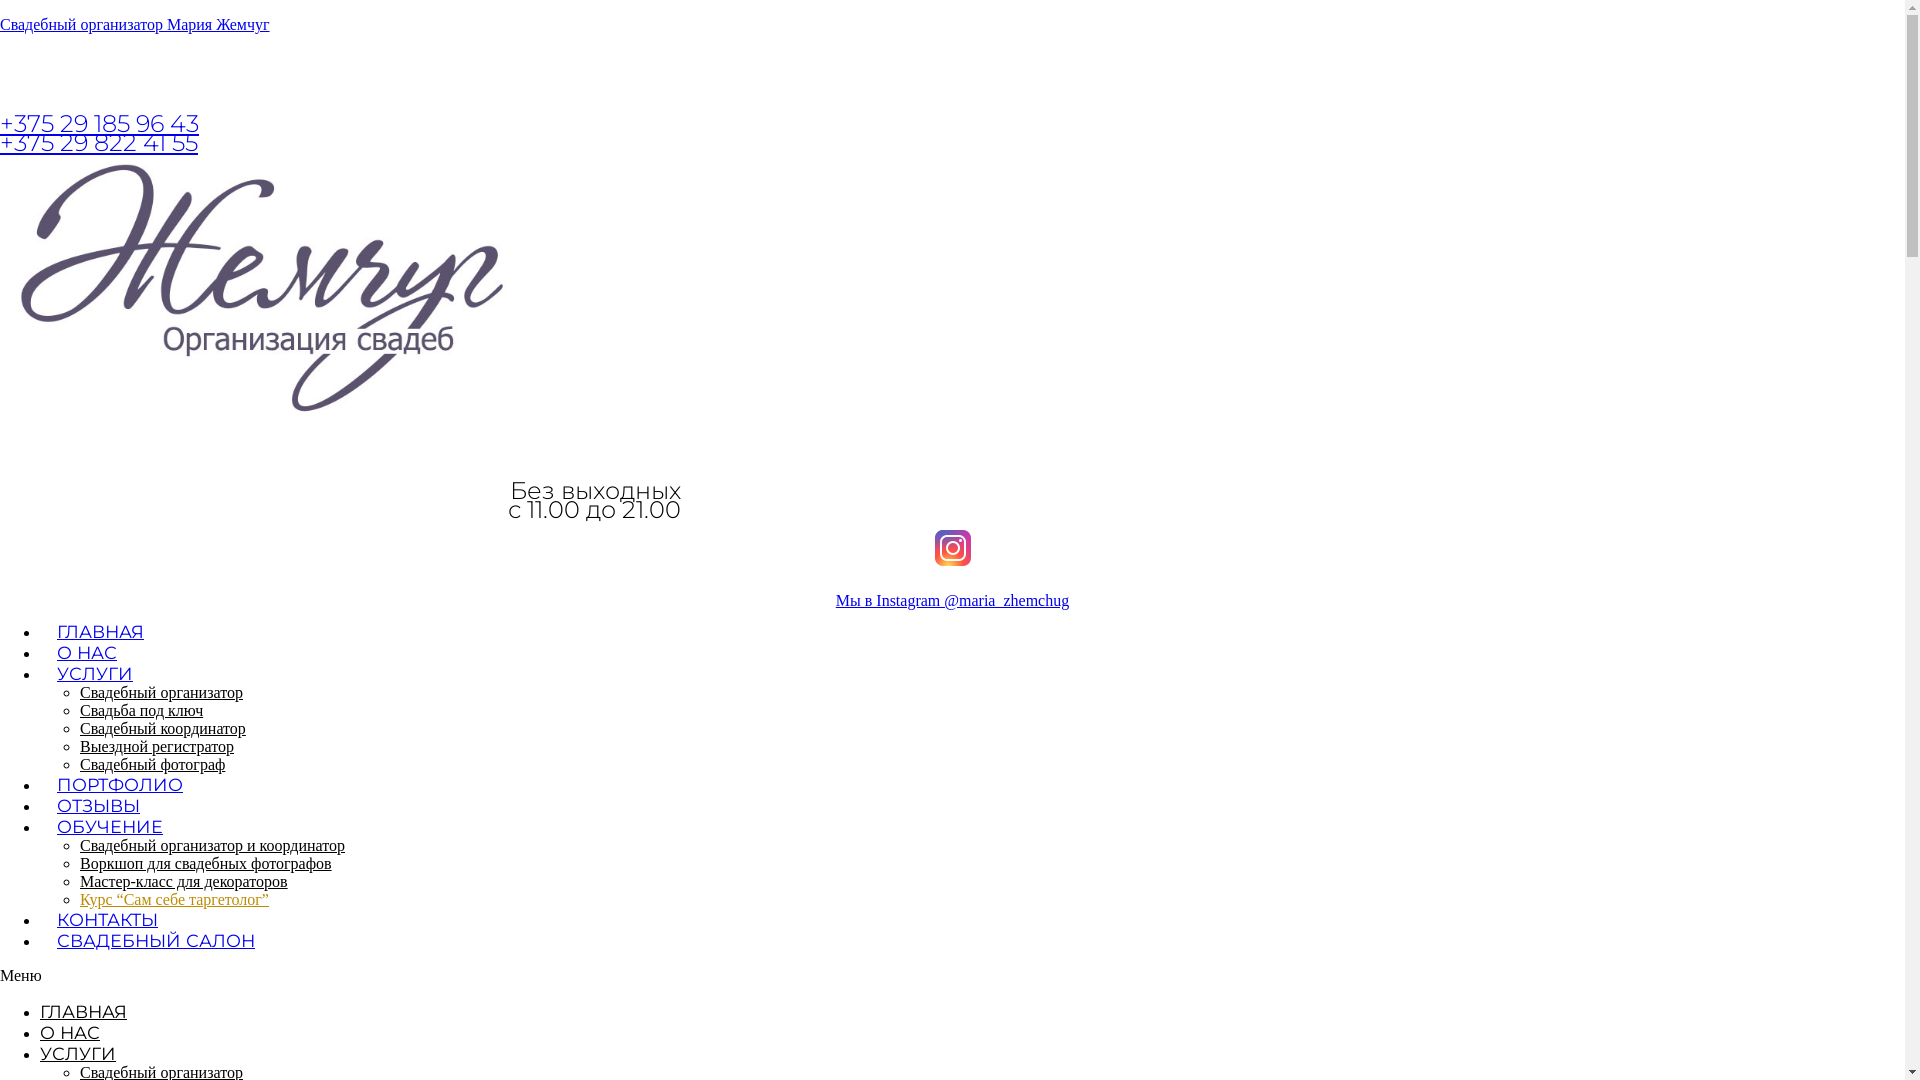 The width and height of the screenshot is (1920, 1080). Describe the element at coordinates (98, 141) in the screenshot. I see `'+375 29 822 41 55'` at that location.